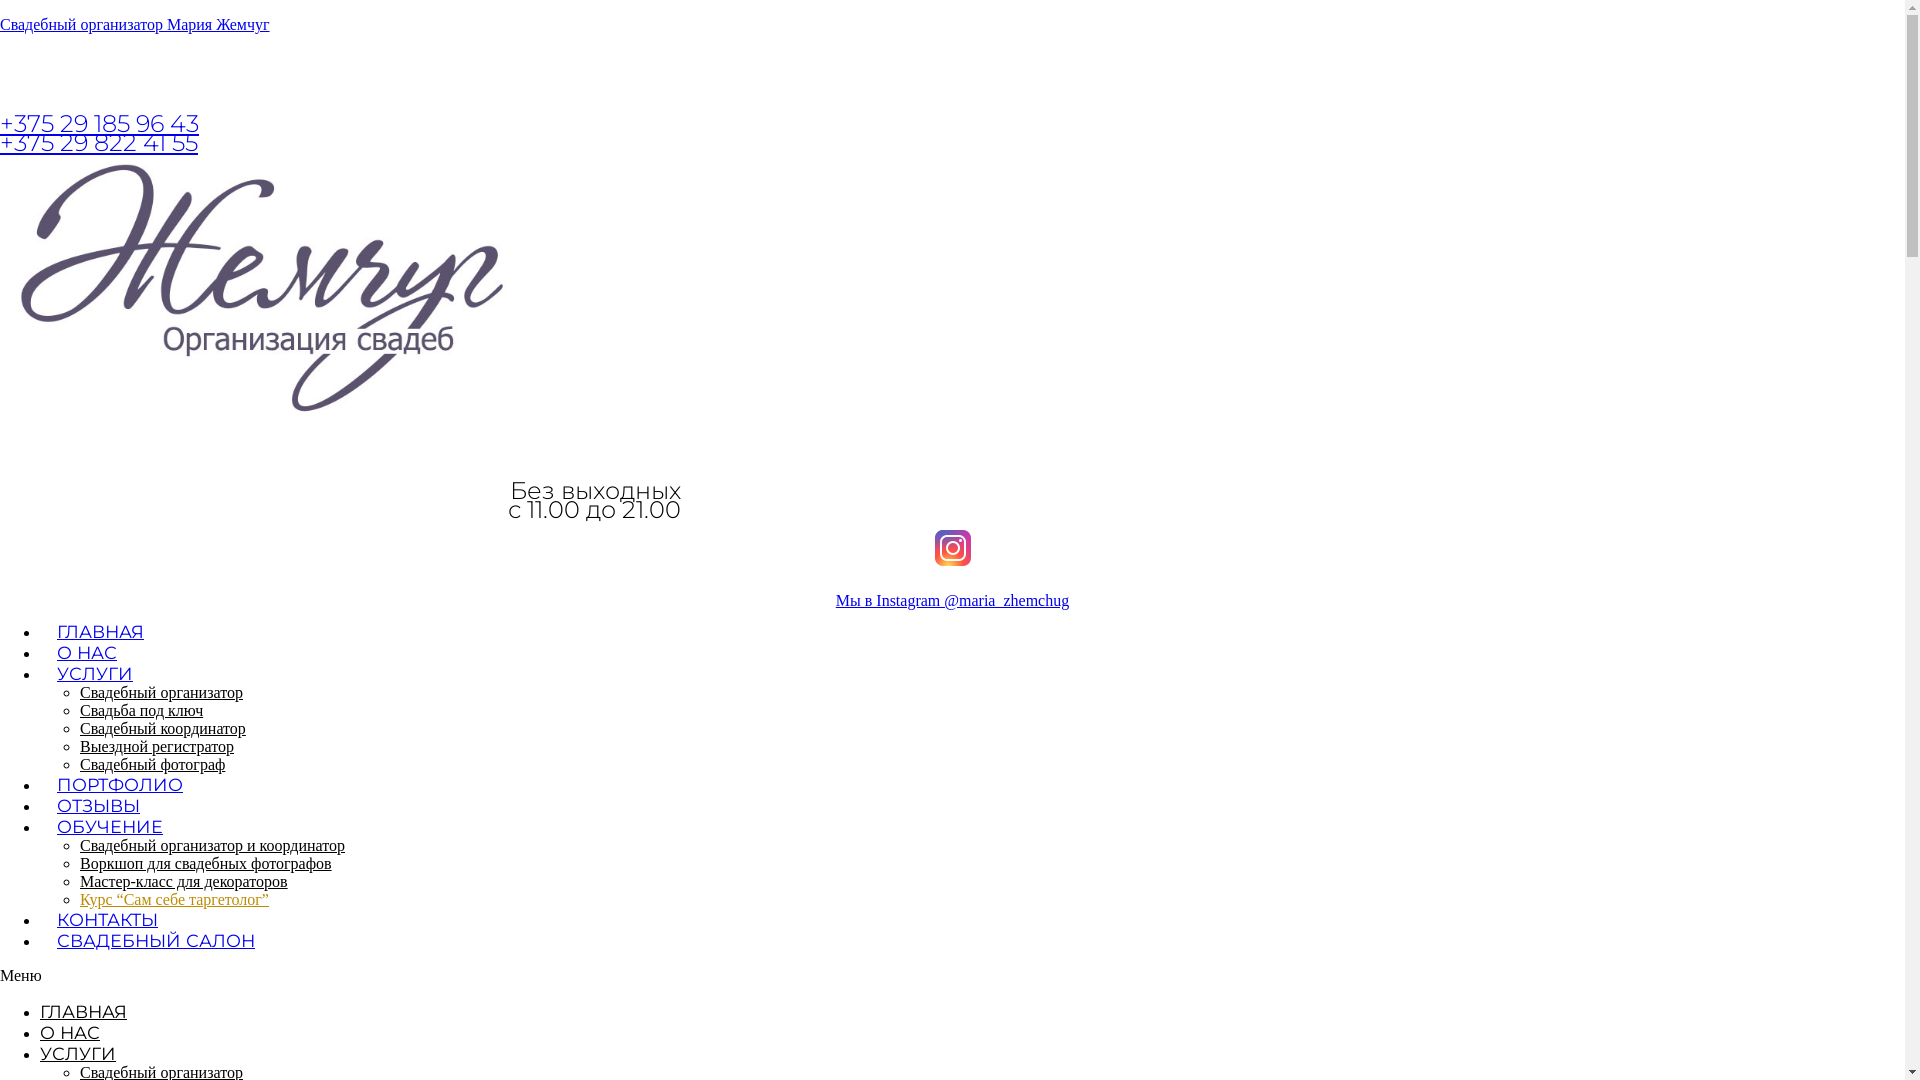 The width and height of the screenshot is (1920, 1080). Describe the element at coordinates (98, 141) in the screenshot. I see `'+375 29 822 41 55'` at that location.